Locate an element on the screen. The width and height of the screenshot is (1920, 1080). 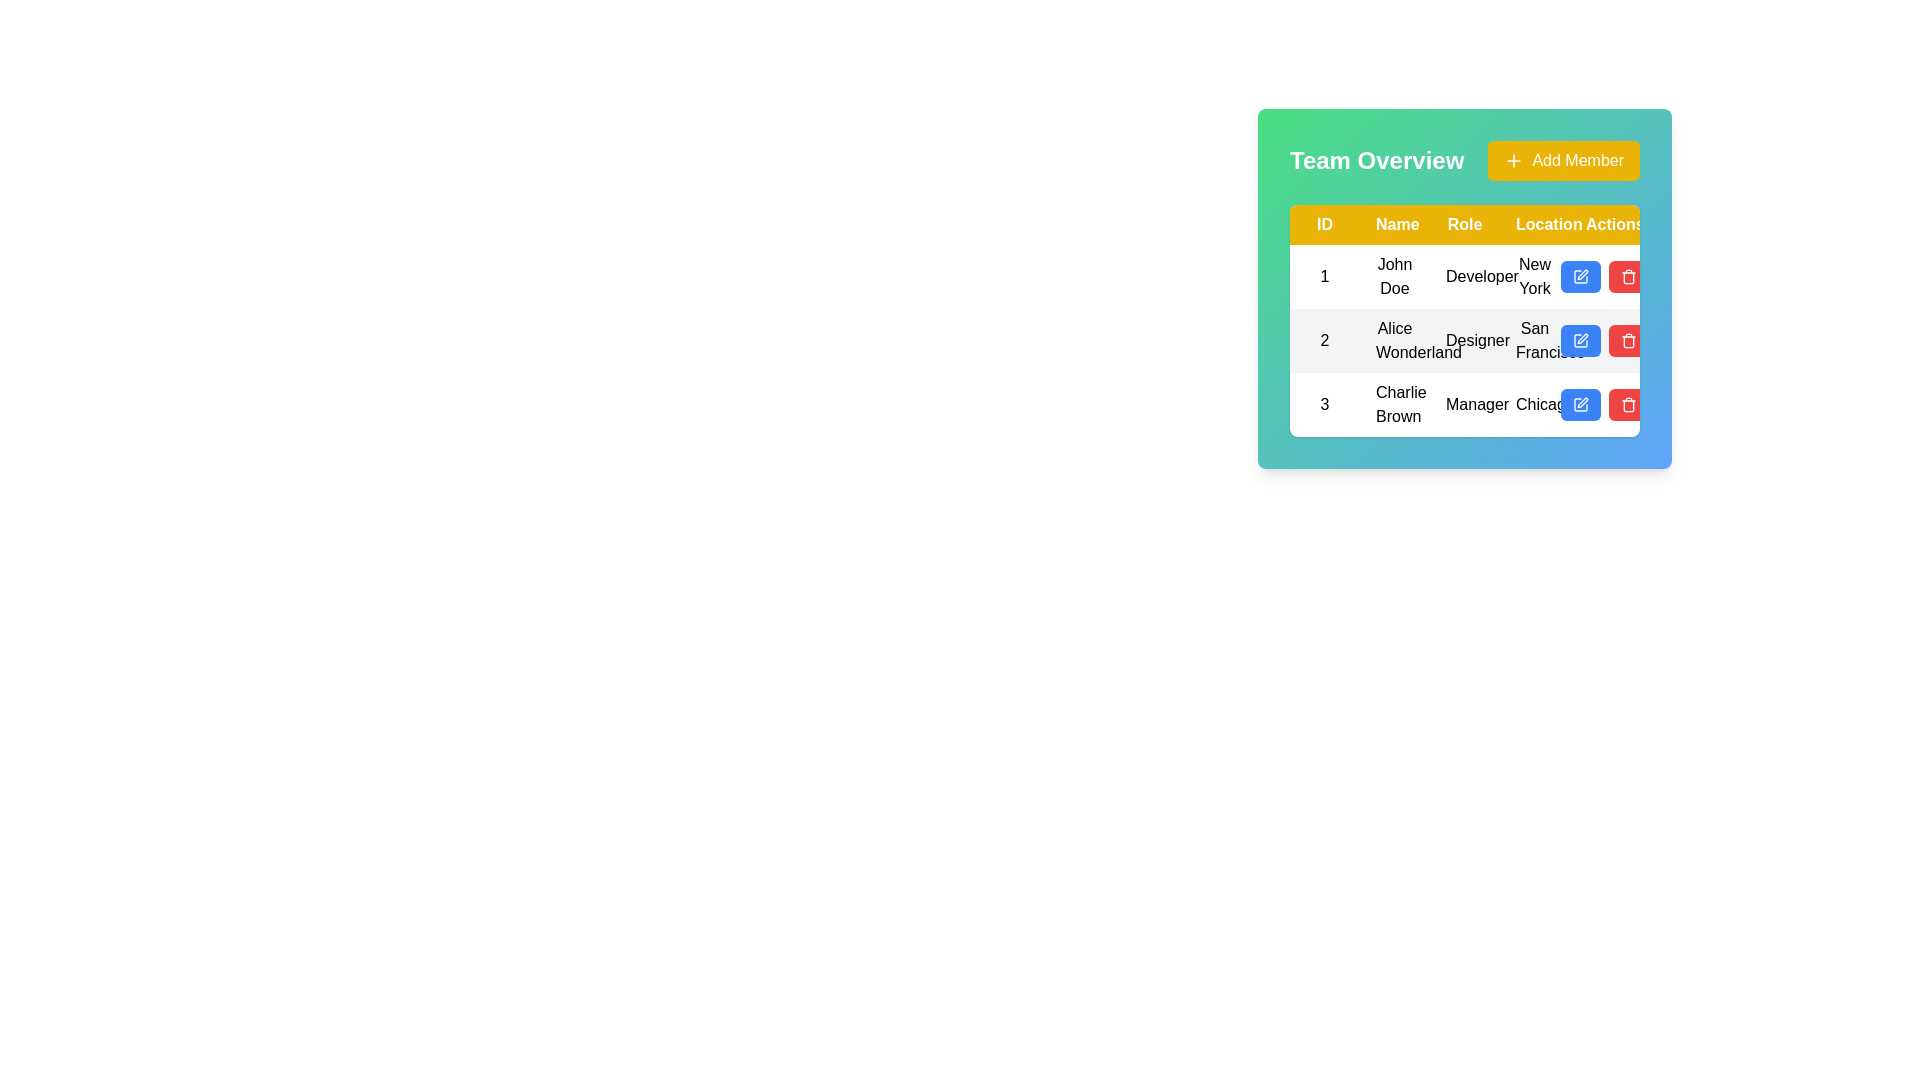
the 'Add Member' button which contains the icon for adding a new member, located in the top-right corner of the 'Team Overview' section is located at coordinates (1514, 160).